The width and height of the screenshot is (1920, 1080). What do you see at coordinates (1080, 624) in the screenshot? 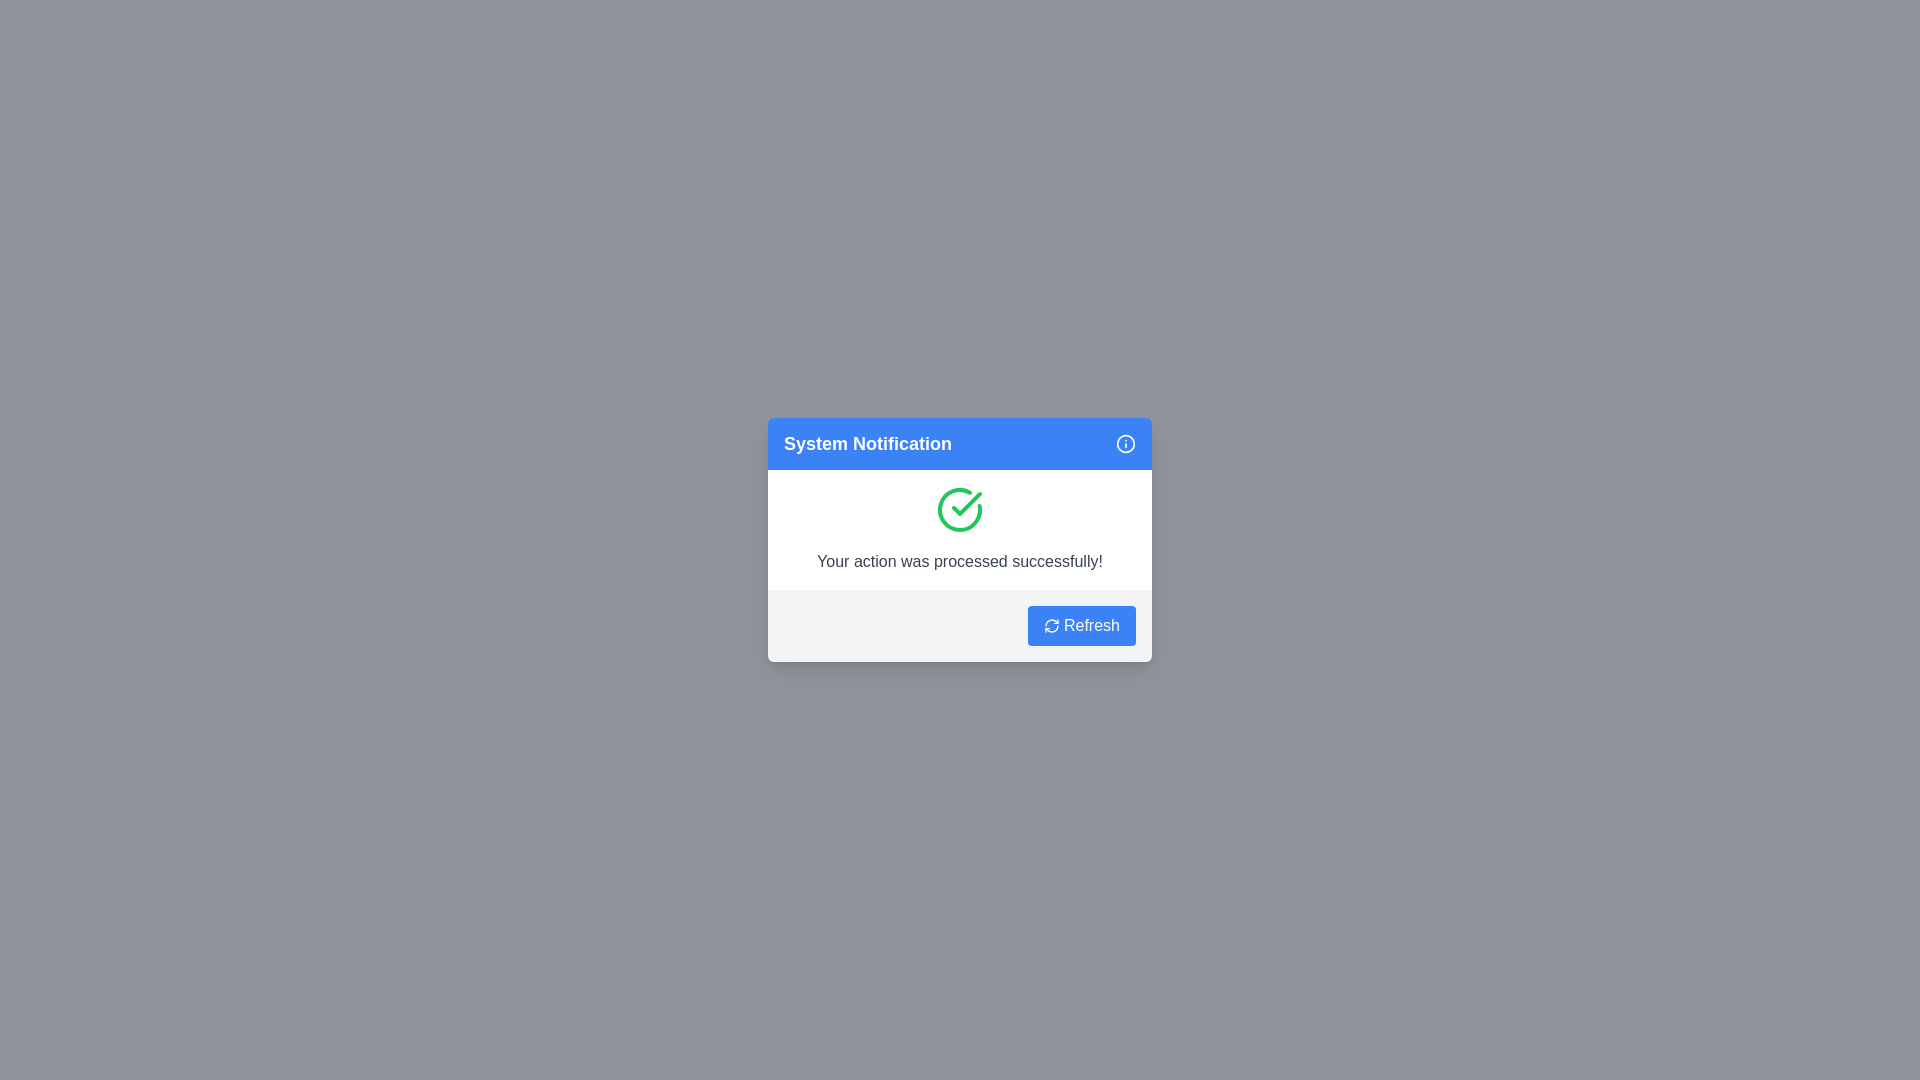
I see `the 'Refresh' button to refresh the page` at bounding box center [1080, 624].